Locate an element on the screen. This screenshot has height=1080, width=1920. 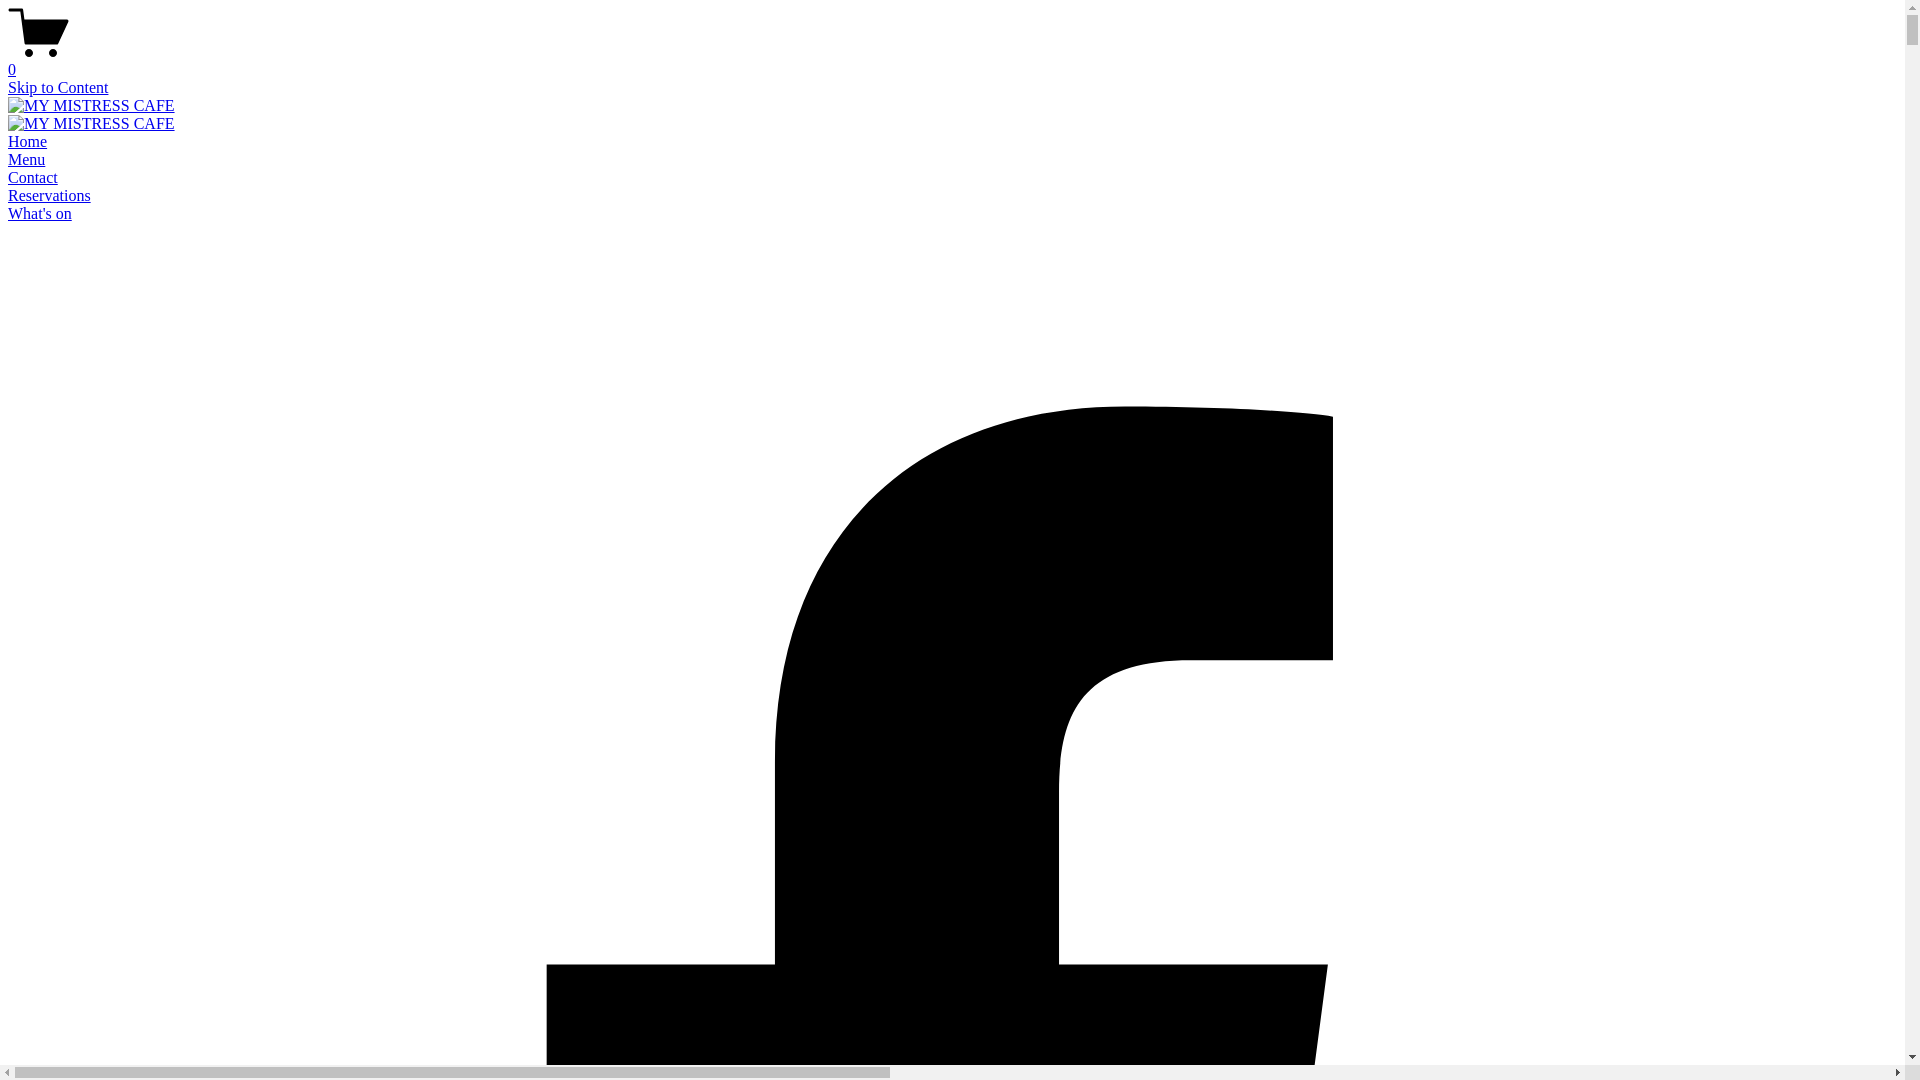
'Home' is located at coordinates (8, 140).